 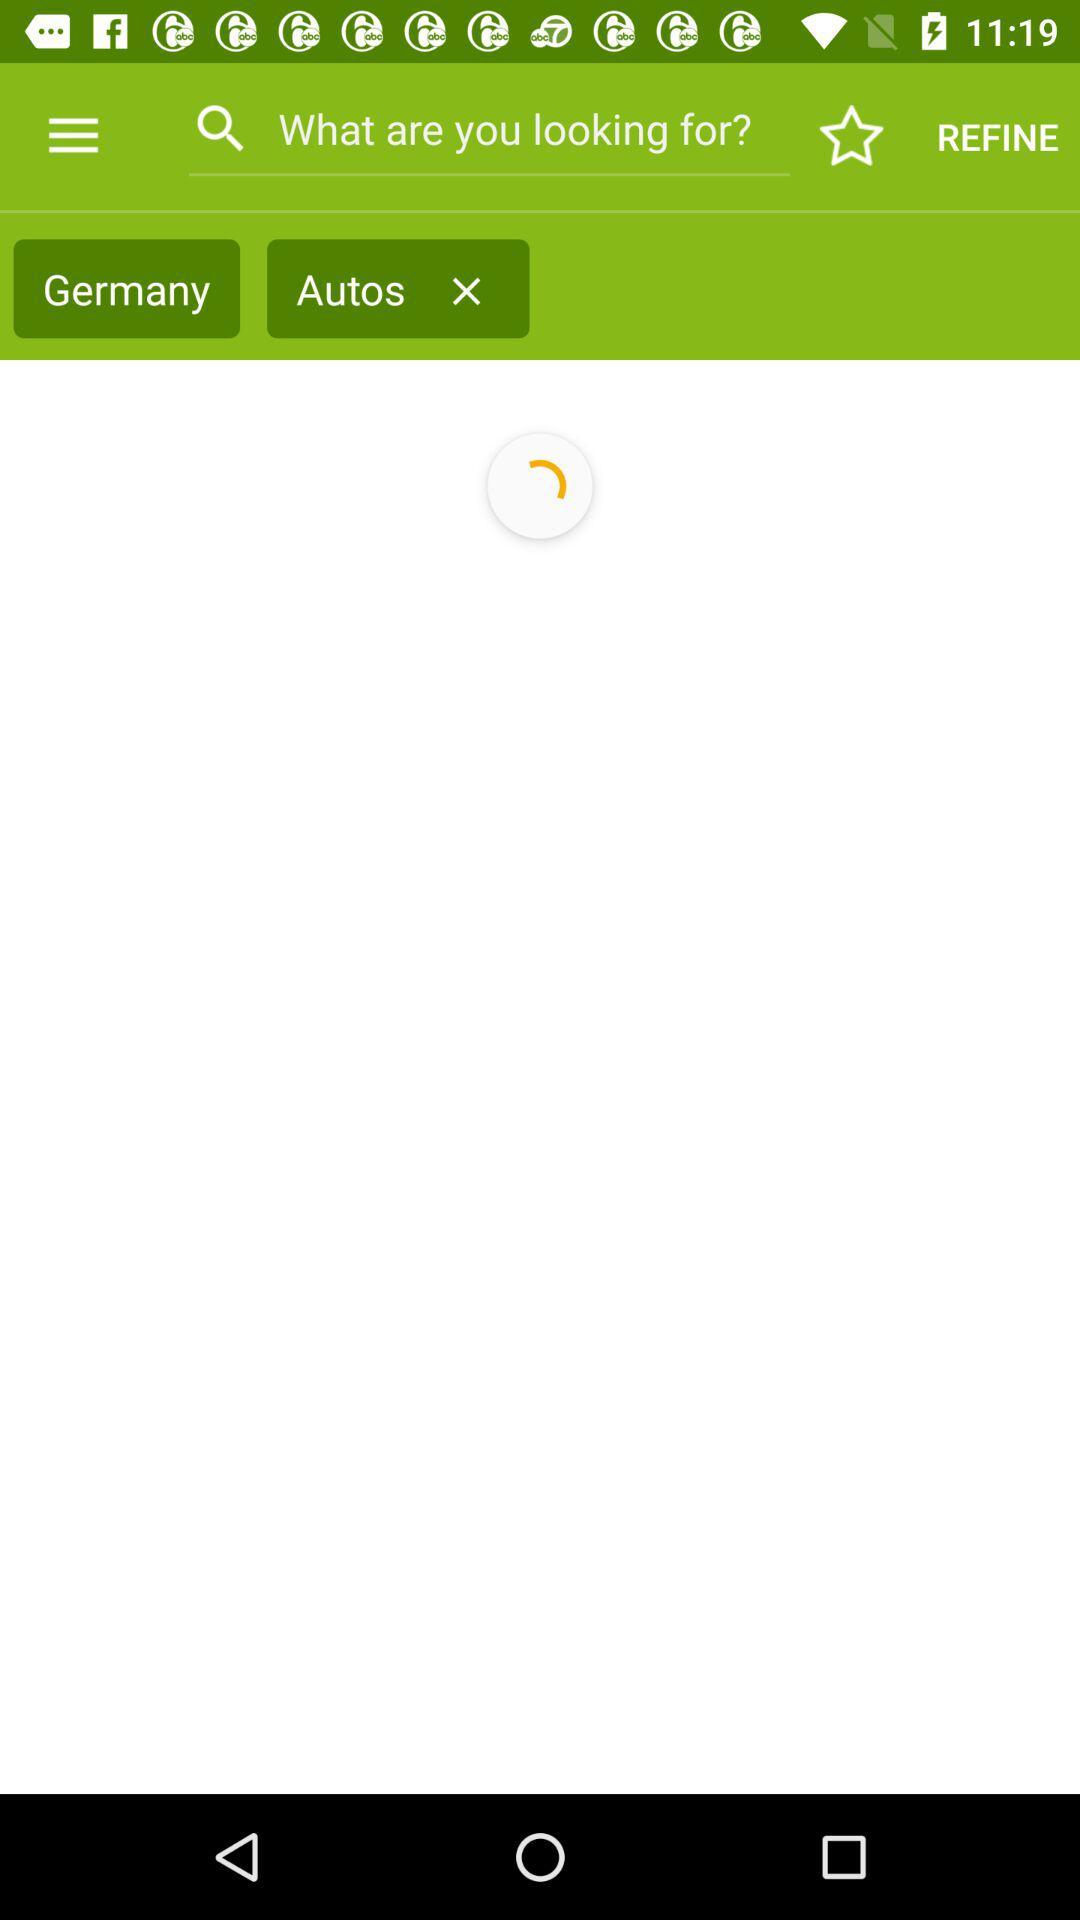 I want to click on the item to the left of refine item, so click(x=852, y=135).